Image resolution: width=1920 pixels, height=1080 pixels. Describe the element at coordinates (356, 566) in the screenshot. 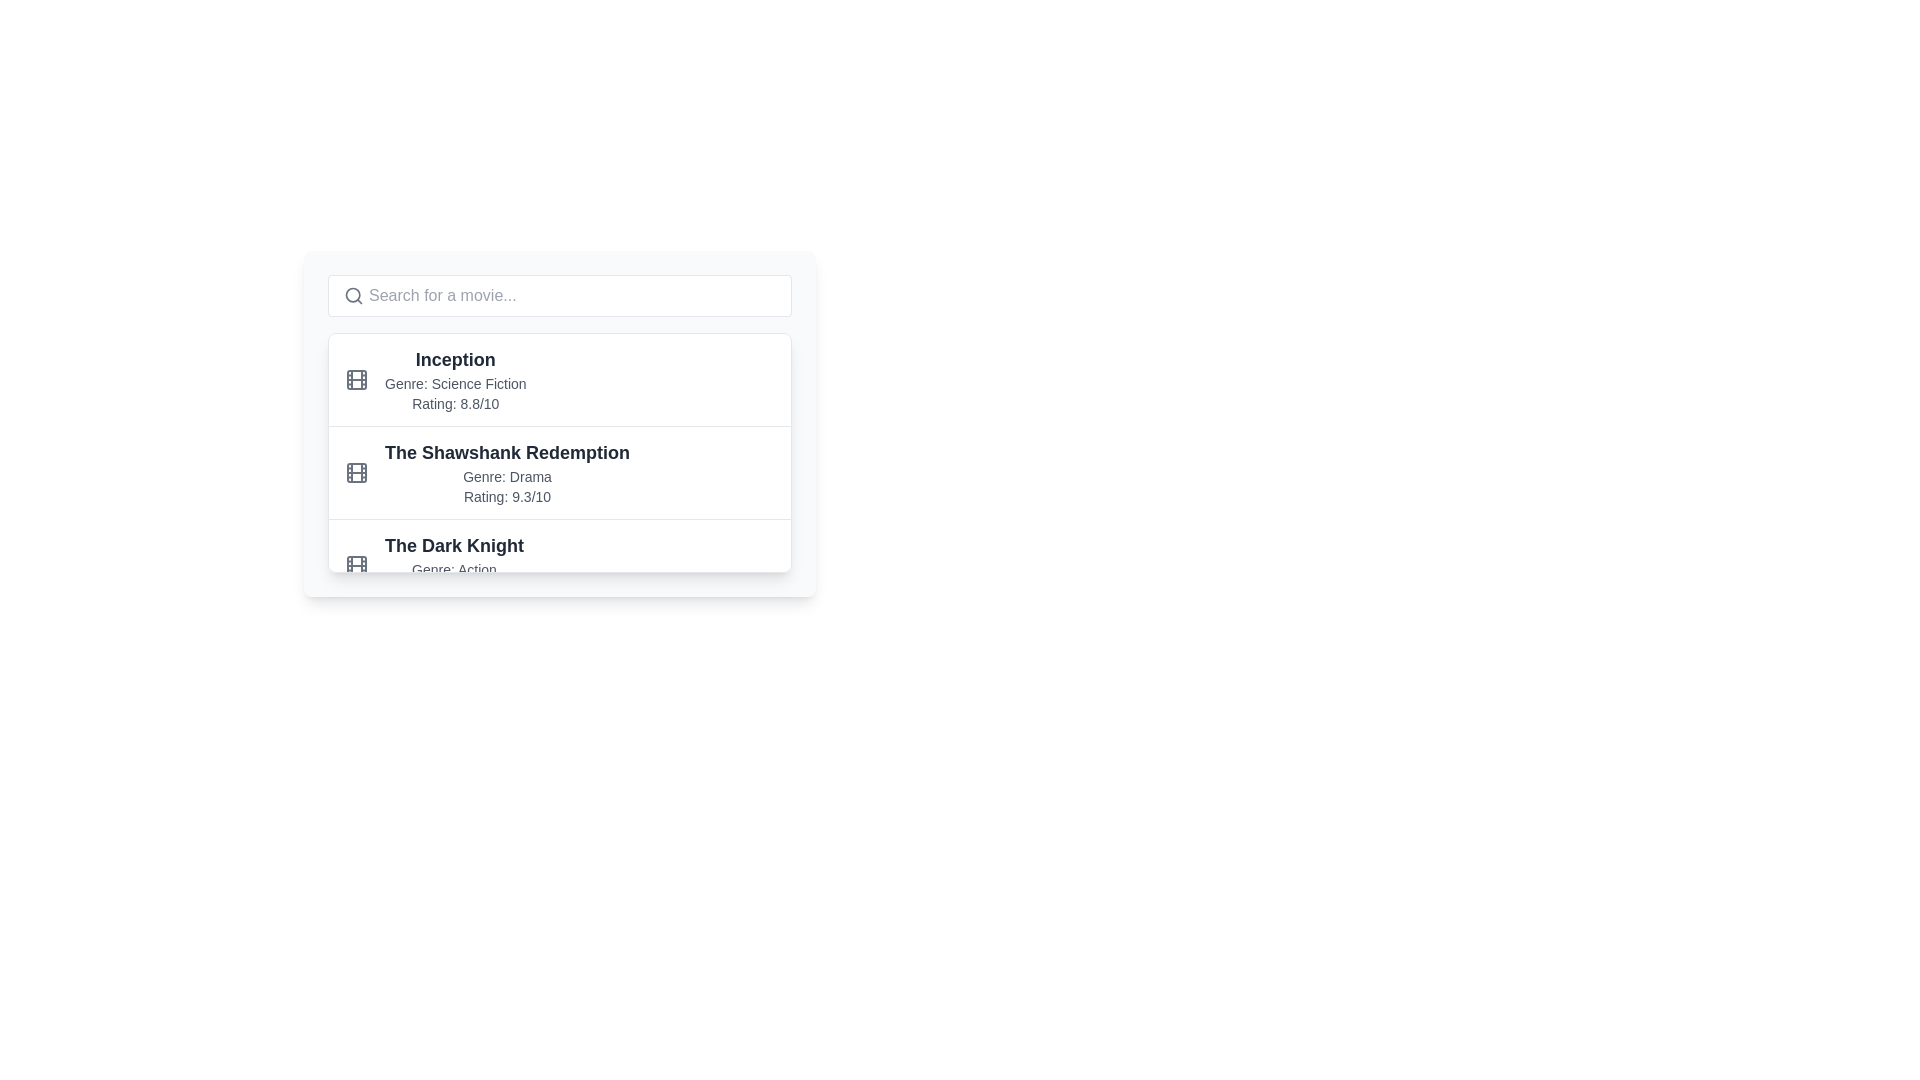

I see `the small gray rectangular component with rounded corners located inside the film reel icon, which is to the left of the movie title 'The Dark Knight'` at that location.